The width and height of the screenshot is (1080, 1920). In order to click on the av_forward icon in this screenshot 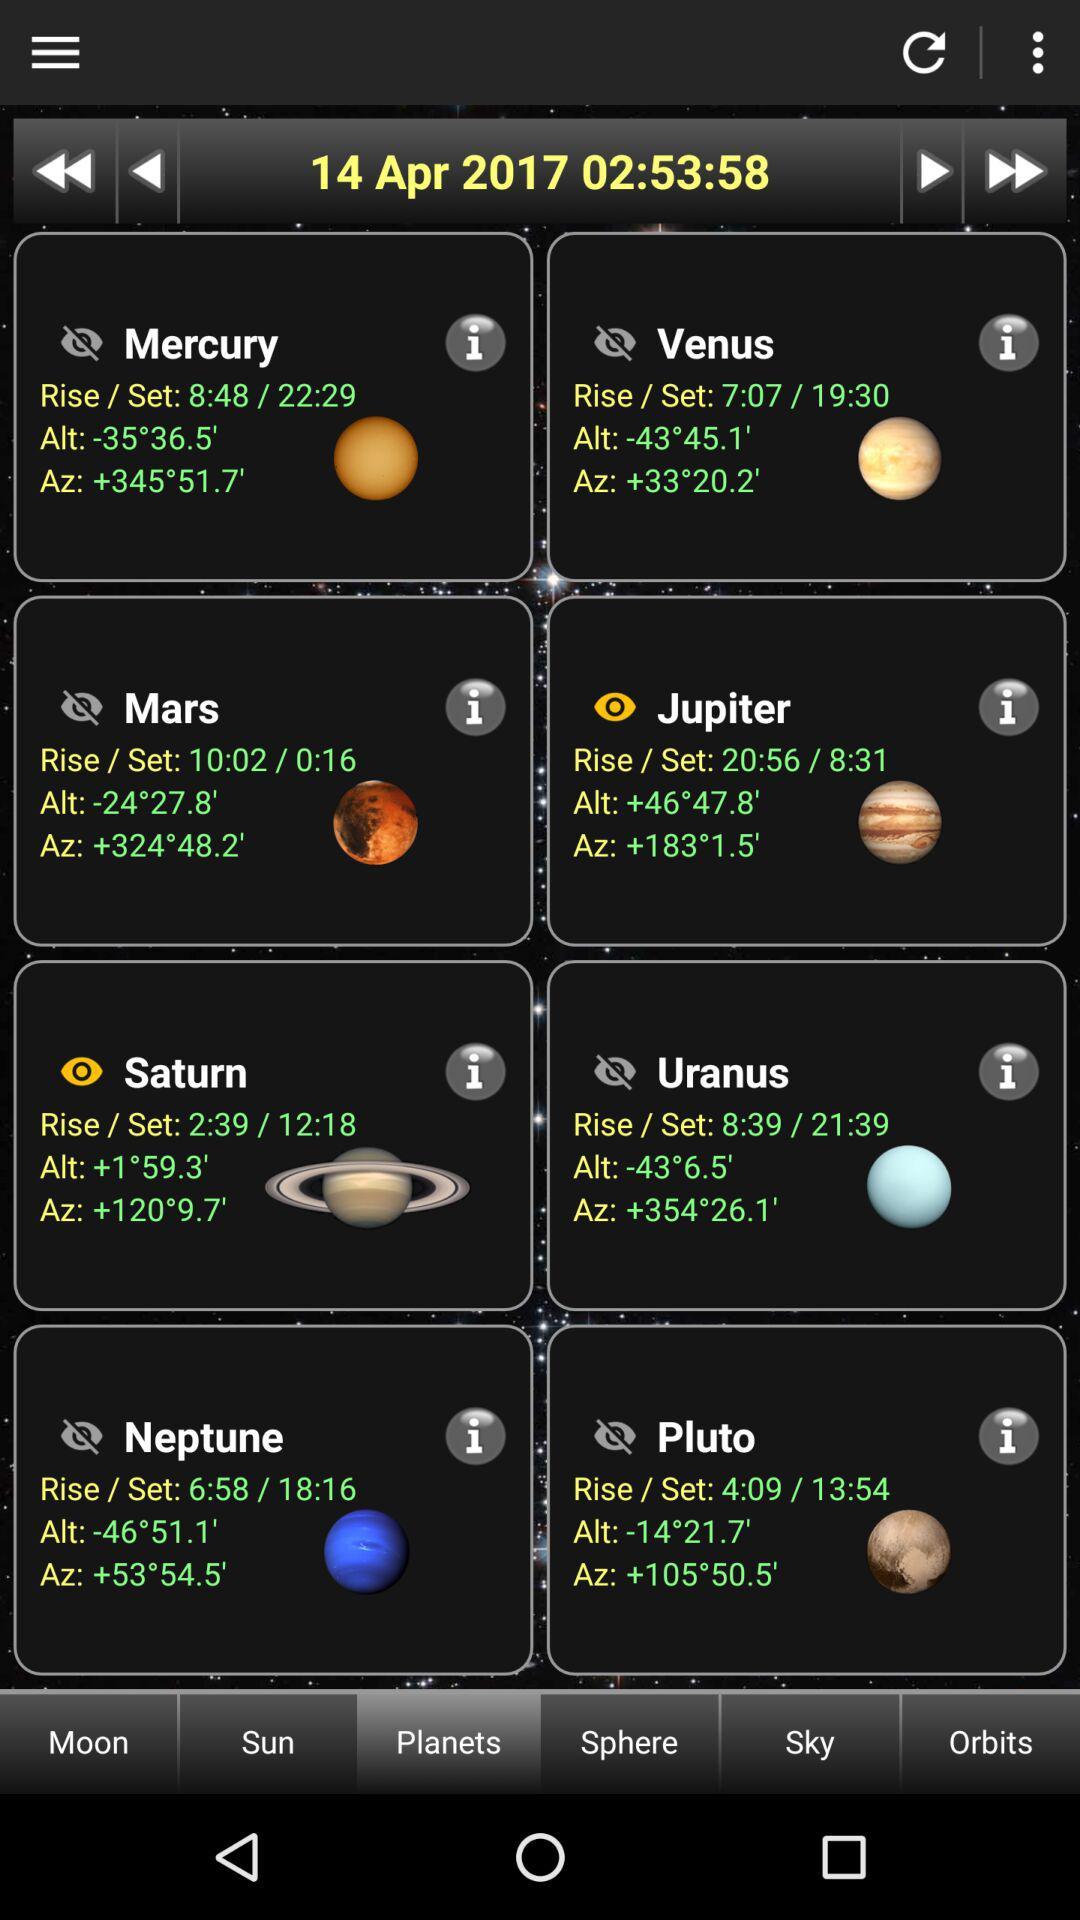, I will do `click(1015, 171)`.